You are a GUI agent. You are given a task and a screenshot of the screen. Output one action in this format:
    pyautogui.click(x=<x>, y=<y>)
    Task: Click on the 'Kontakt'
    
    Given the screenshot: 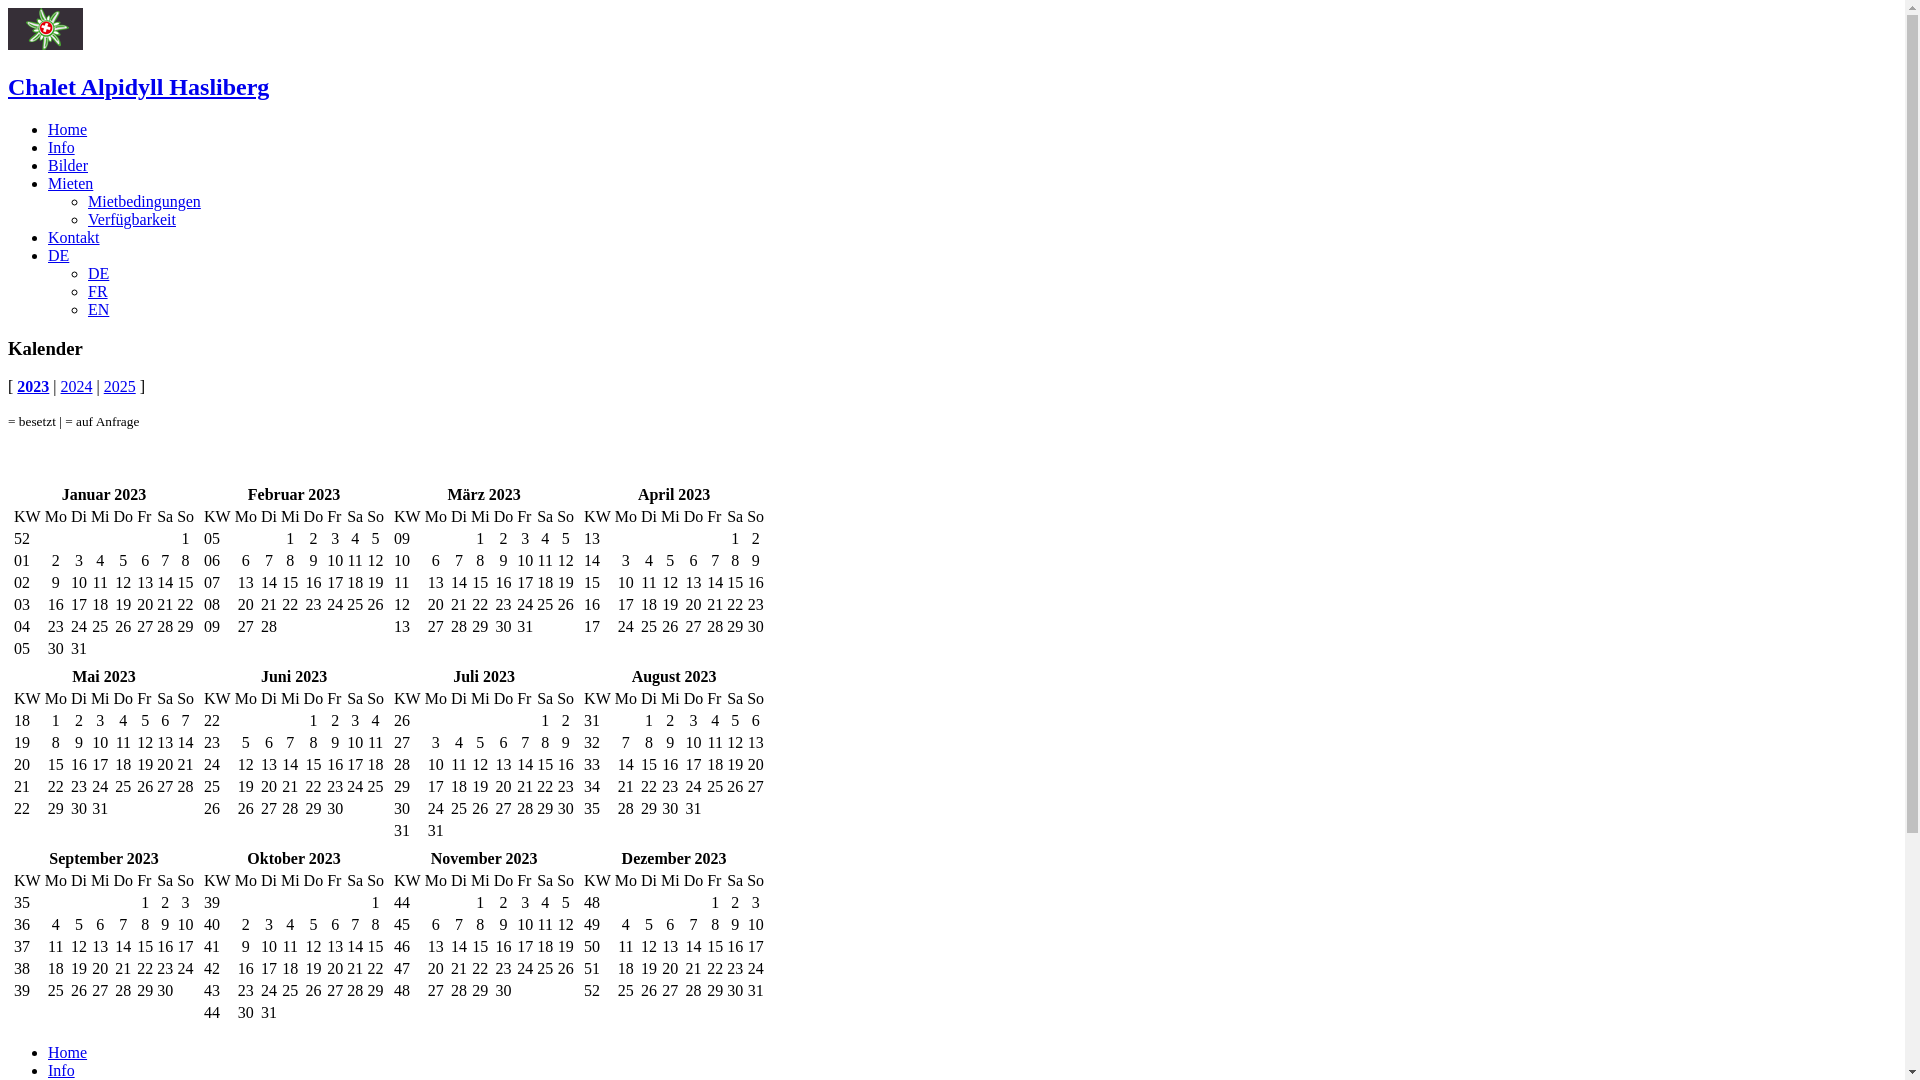 What is the action you would take?
    pyautogui.click(x=73, y=236)
    